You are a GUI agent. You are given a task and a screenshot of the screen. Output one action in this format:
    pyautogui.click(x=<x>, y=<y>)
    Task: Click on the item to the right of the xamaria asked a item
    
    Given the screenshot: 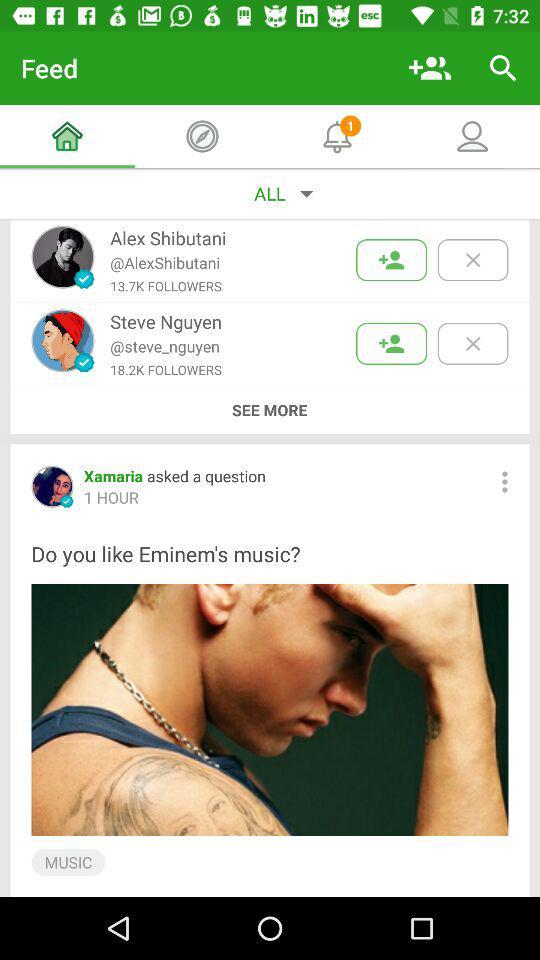 What is the action you would take?
    pyautogui.click(x=503, y=481)
    